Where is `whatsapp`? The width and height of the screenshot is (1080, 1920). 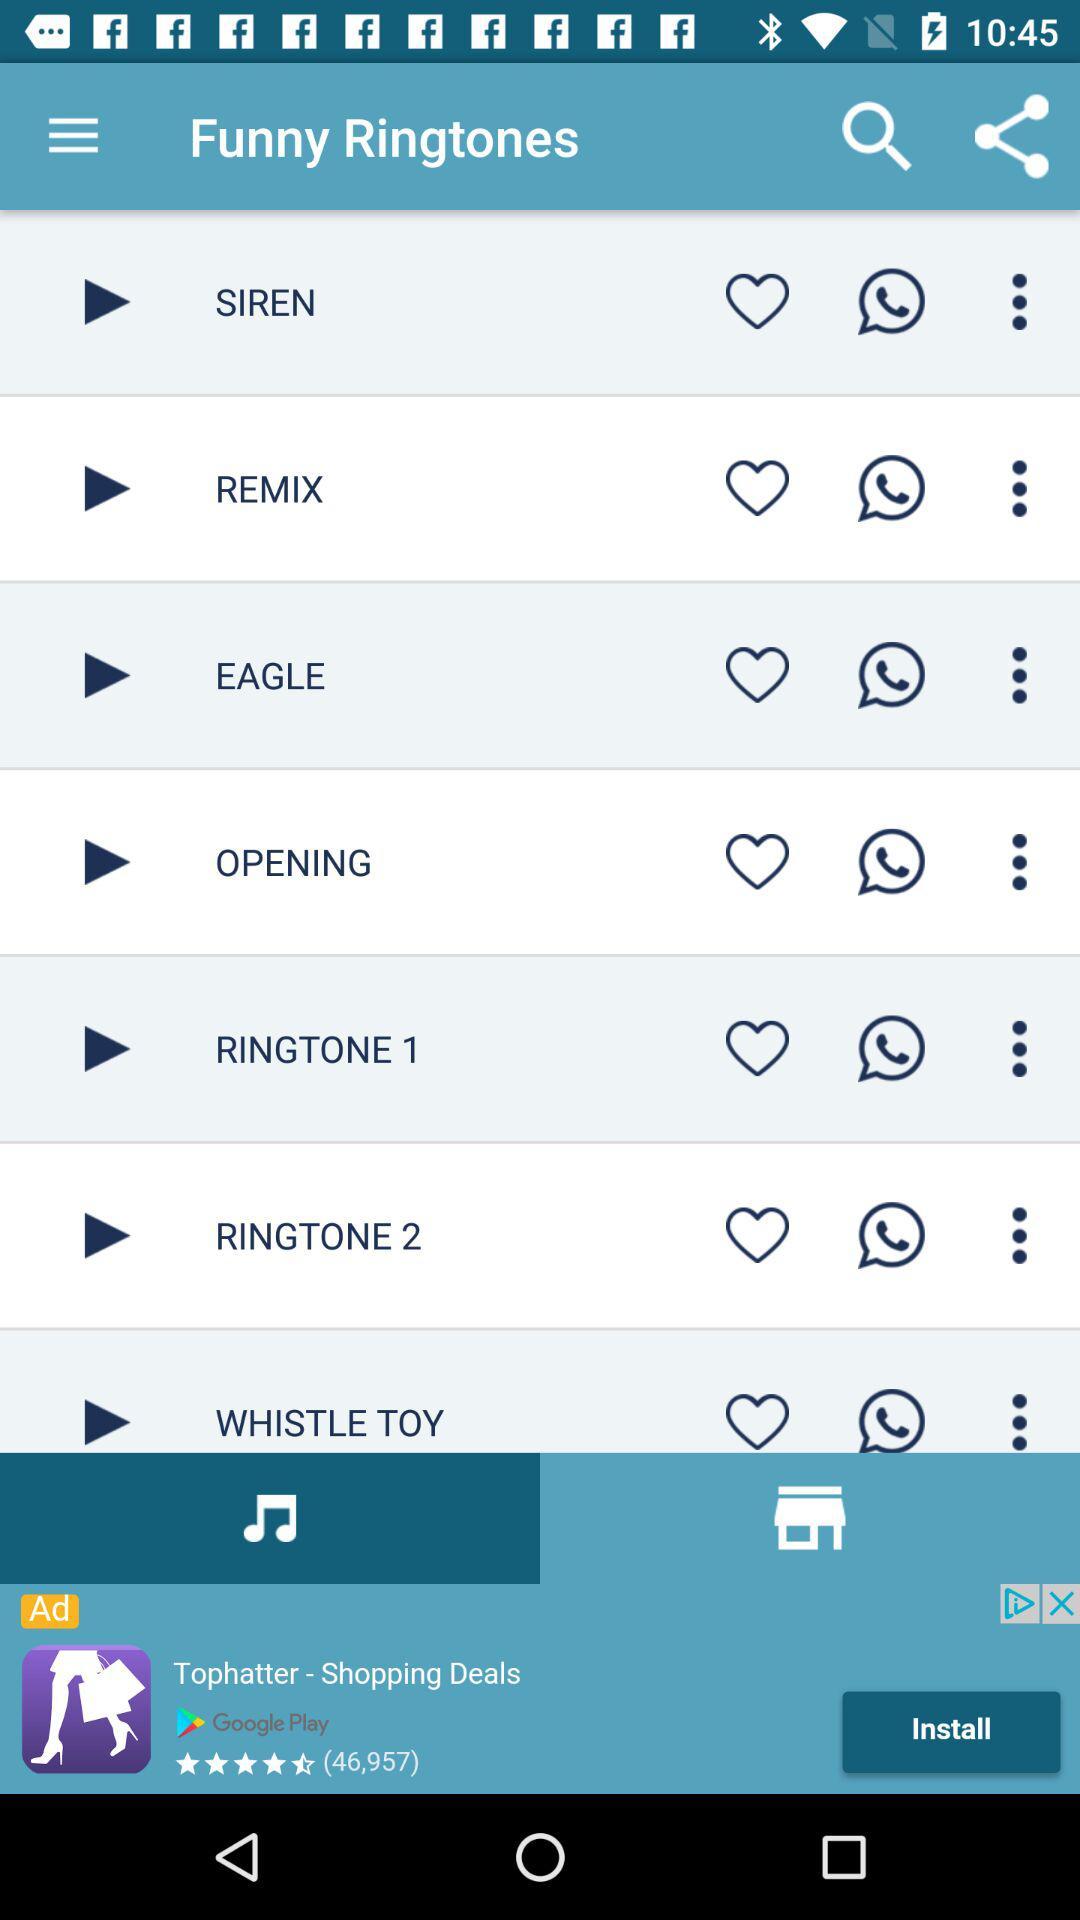
whatsapp is located at coordinates (890, 675).